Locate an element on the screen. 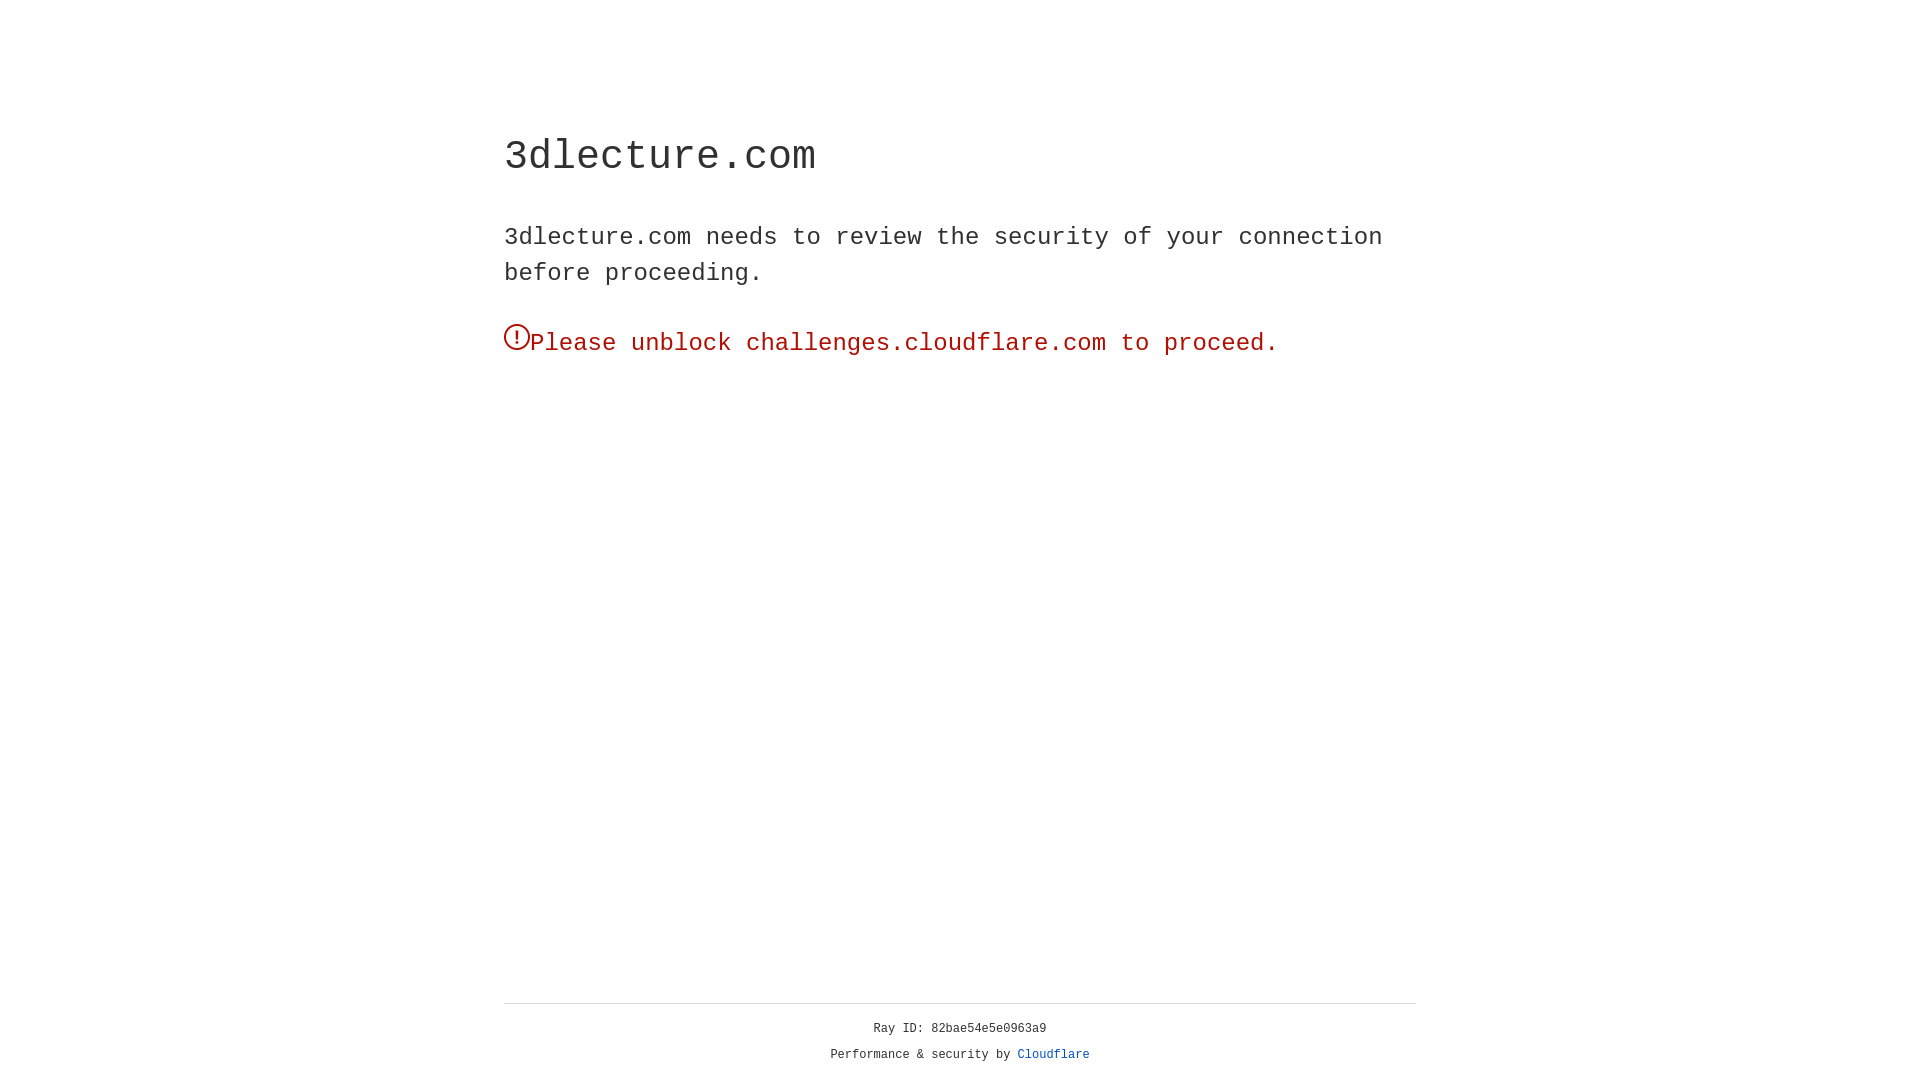 This screenshot has width=1920, height=1080. 'Cloudflare' is located at coordinates (1053, 1054).